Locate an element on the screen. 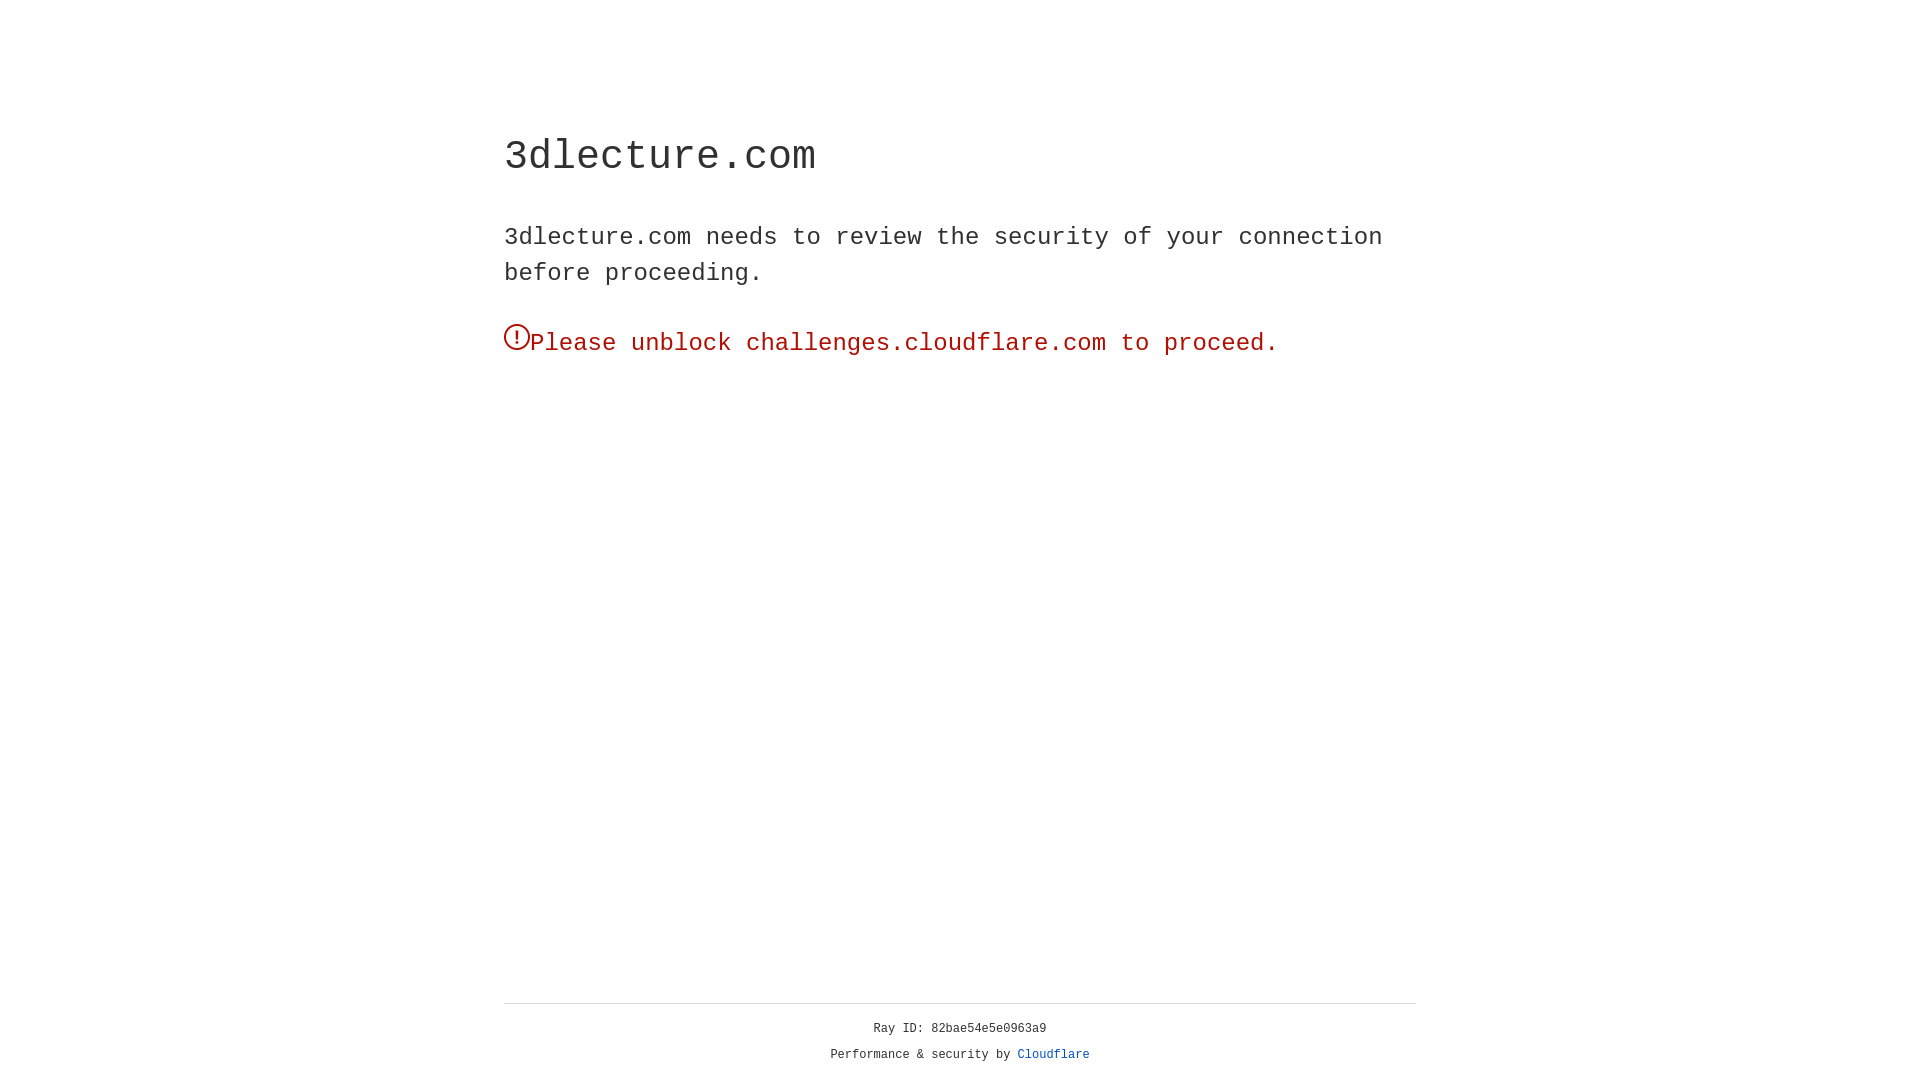 This screenshot has width=1920, height=1080. 'Cloudflare' is located at coordinates (1053, 1054).